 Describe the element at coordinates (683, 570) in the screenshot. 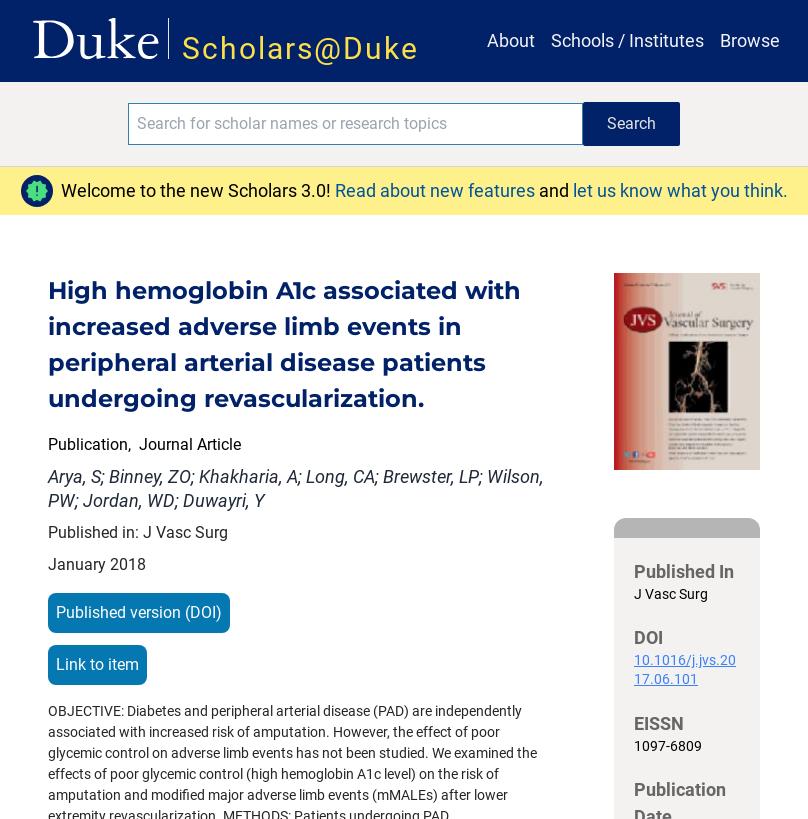

I see `'Published In'` at that location.